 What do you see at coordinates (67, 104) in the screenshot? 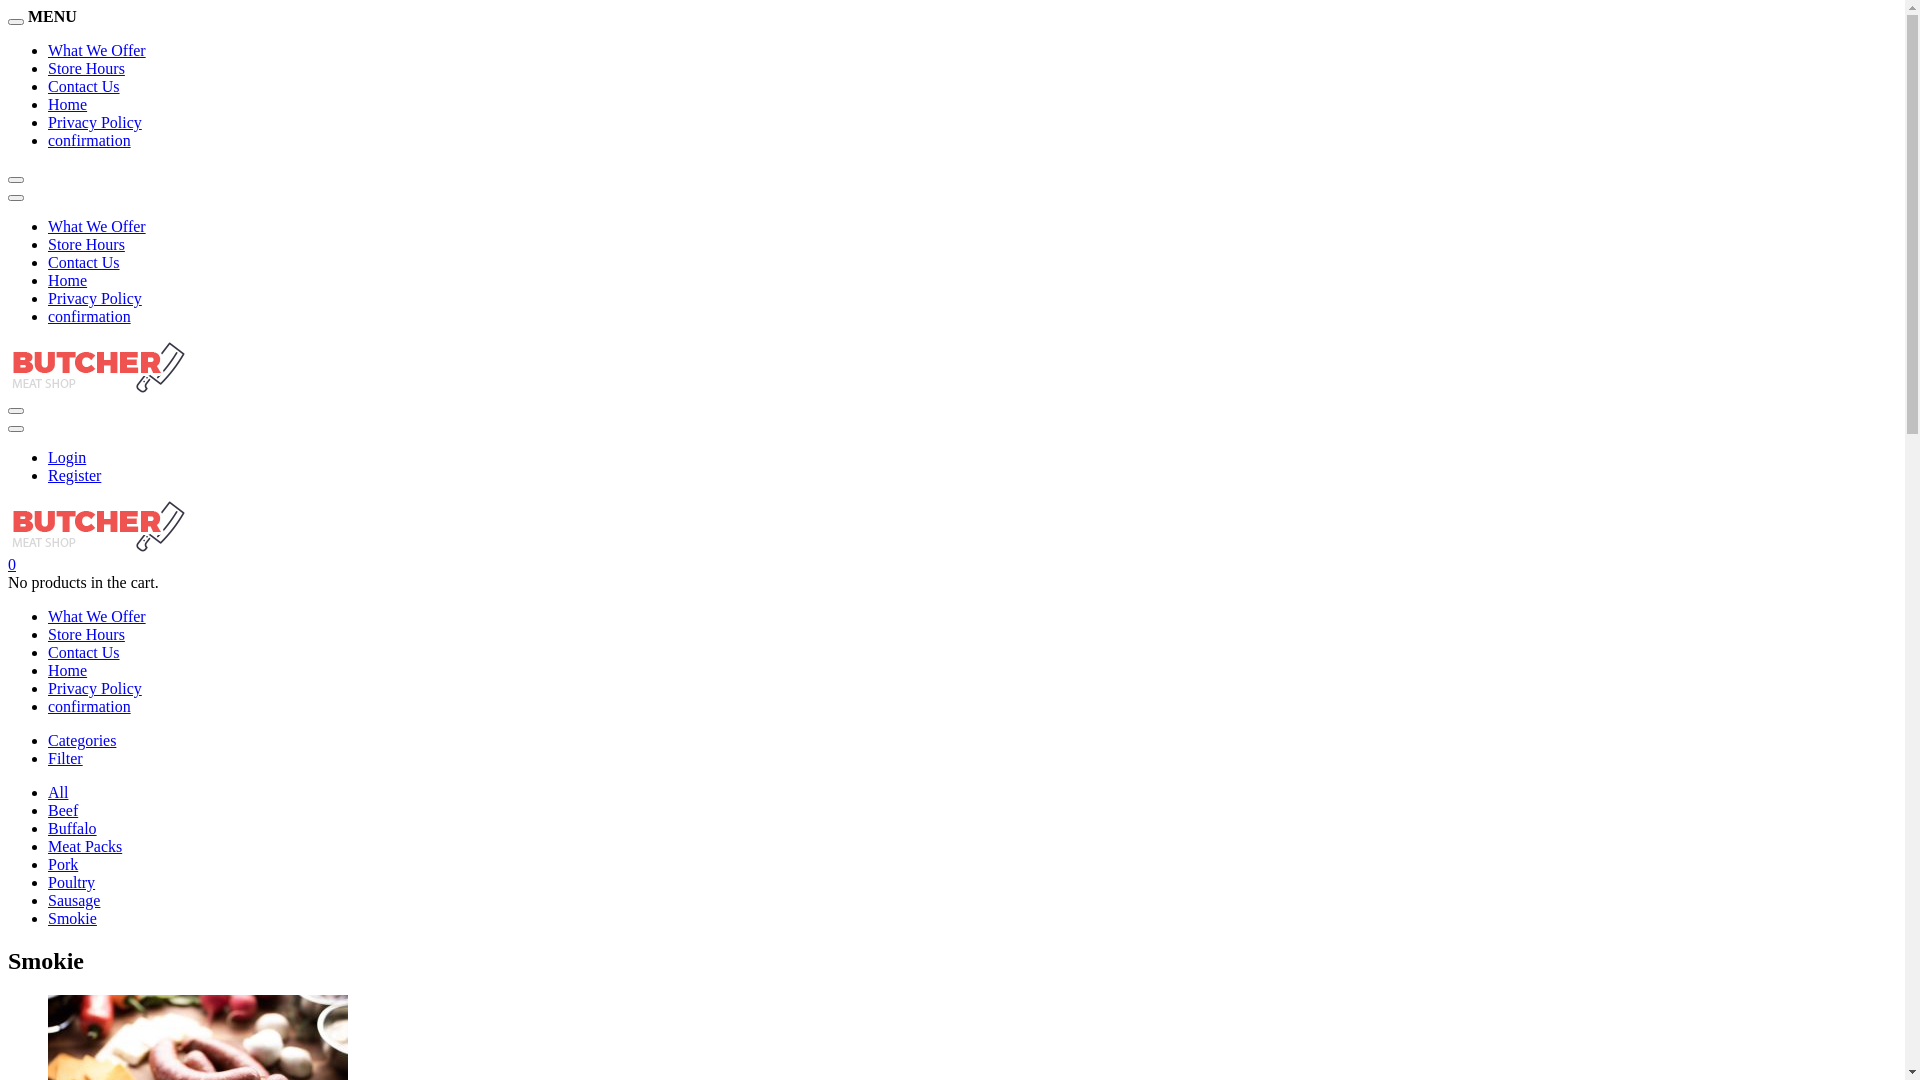
I see `'Home'` at bounding box center [67, 104].